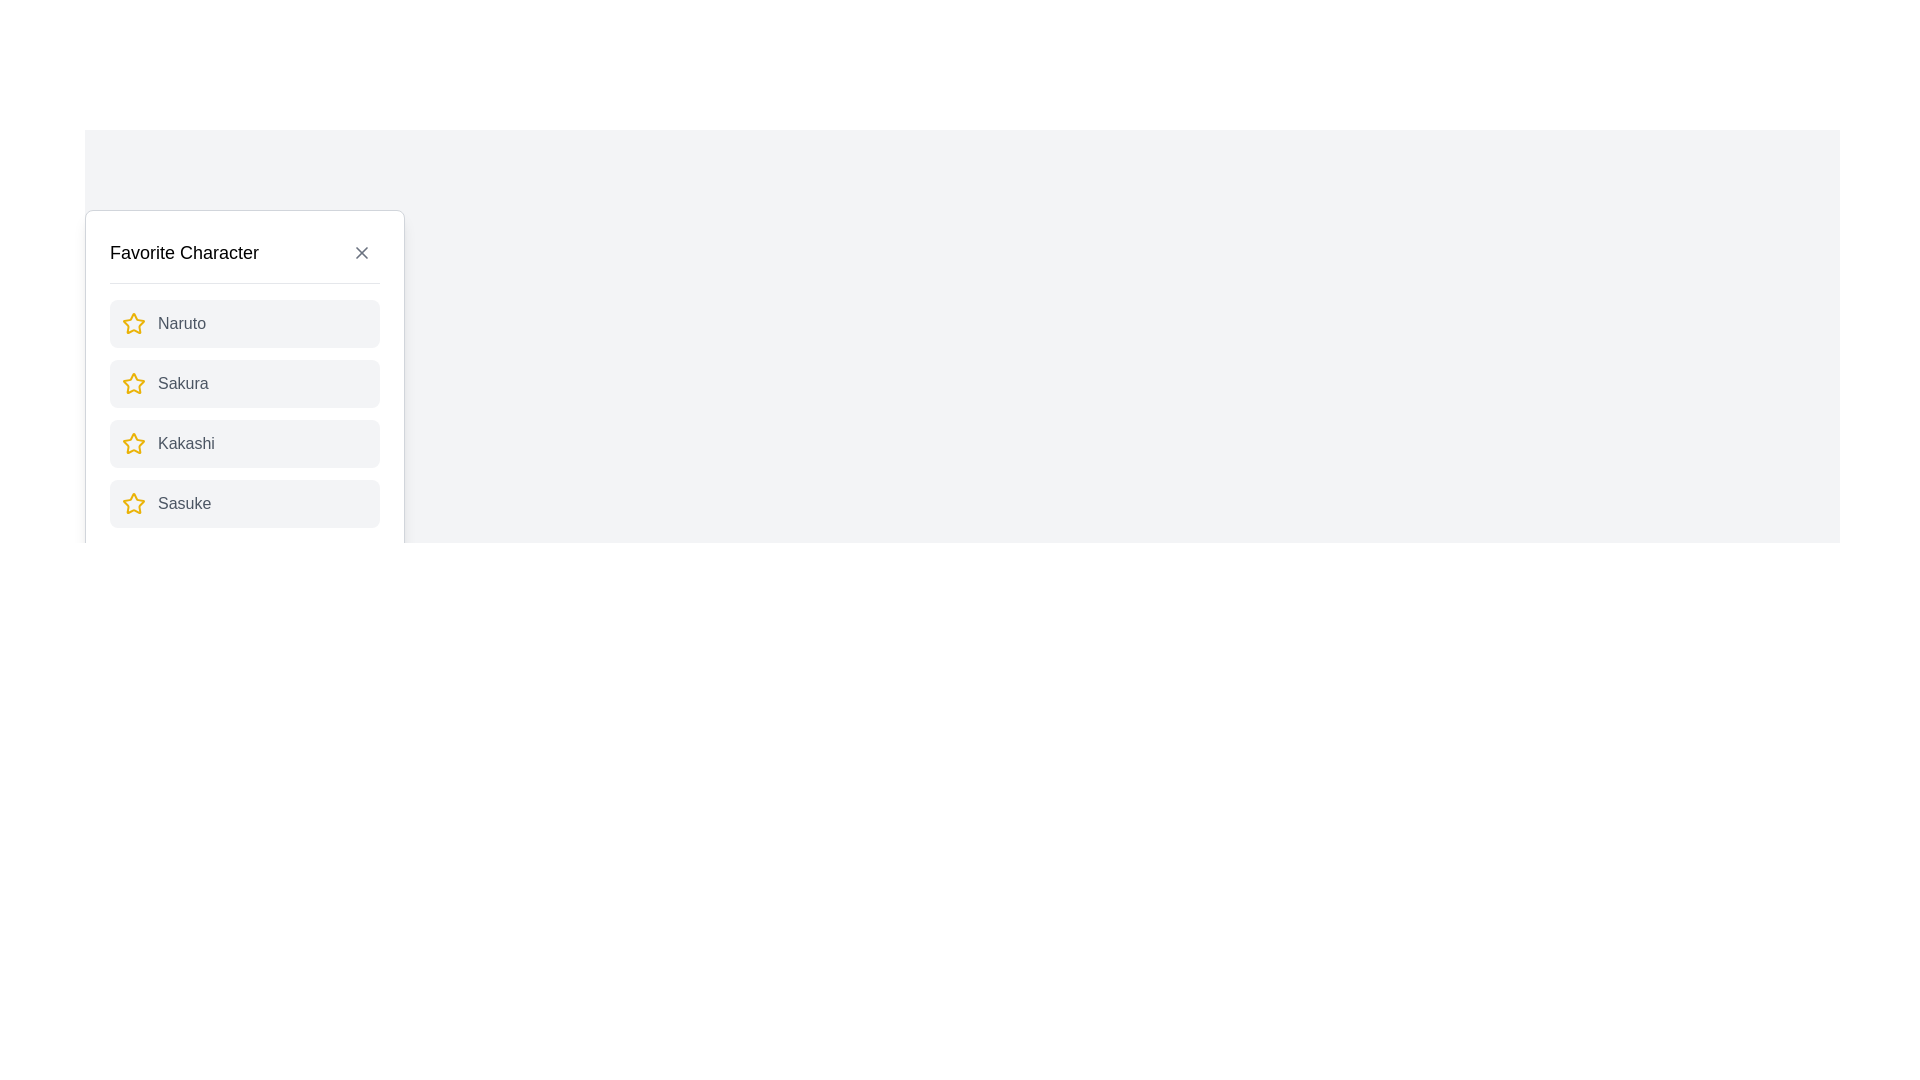 This screenshot has height=1080, width=1920. Describe the element at coordinates (243, 412) in the screenshot. I see `the second item in the list of selectable items labeled 'Sakura' within the 'Favorite Character' modal` at that location.